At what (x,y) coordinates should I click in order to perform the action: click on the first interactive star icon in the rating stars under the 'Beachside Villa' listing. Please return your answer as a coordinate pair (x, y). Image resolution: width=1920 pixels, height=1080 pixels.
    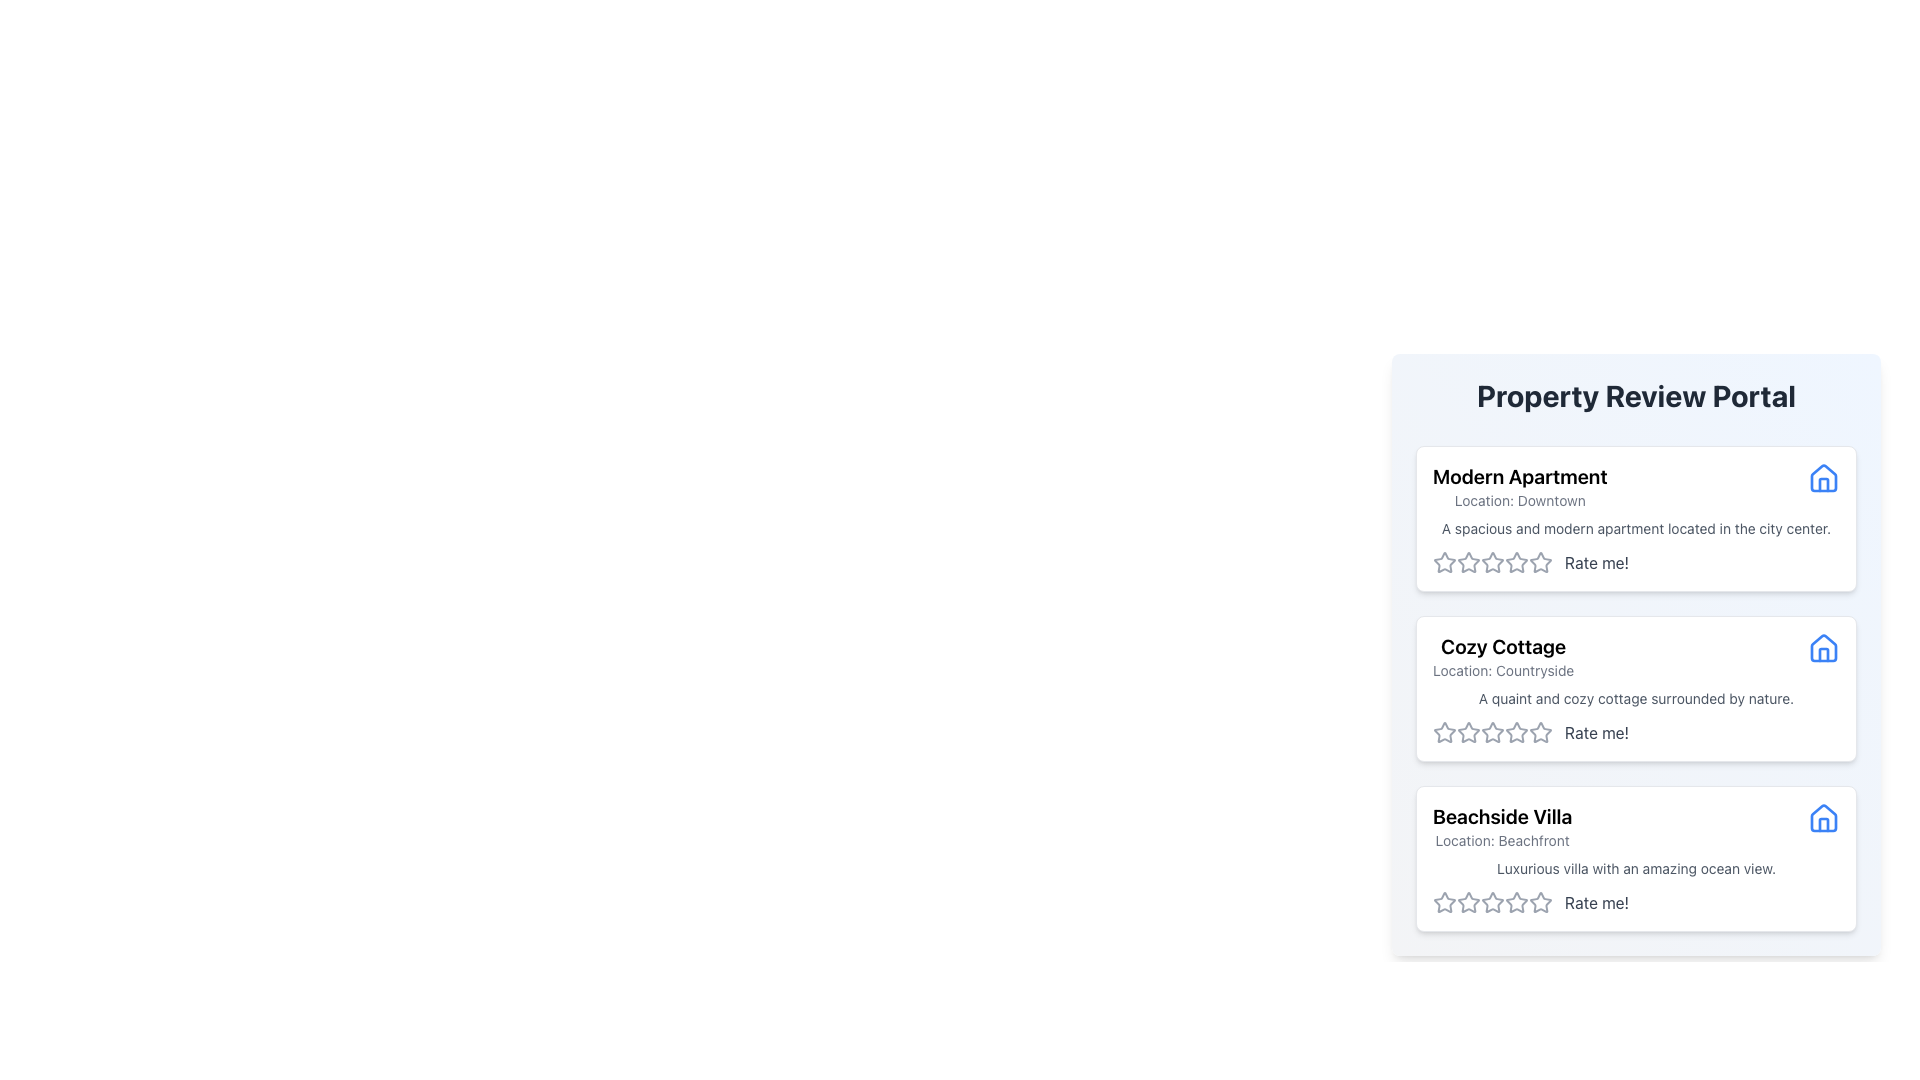
    Looking at the image, I should click on (1468, 902).